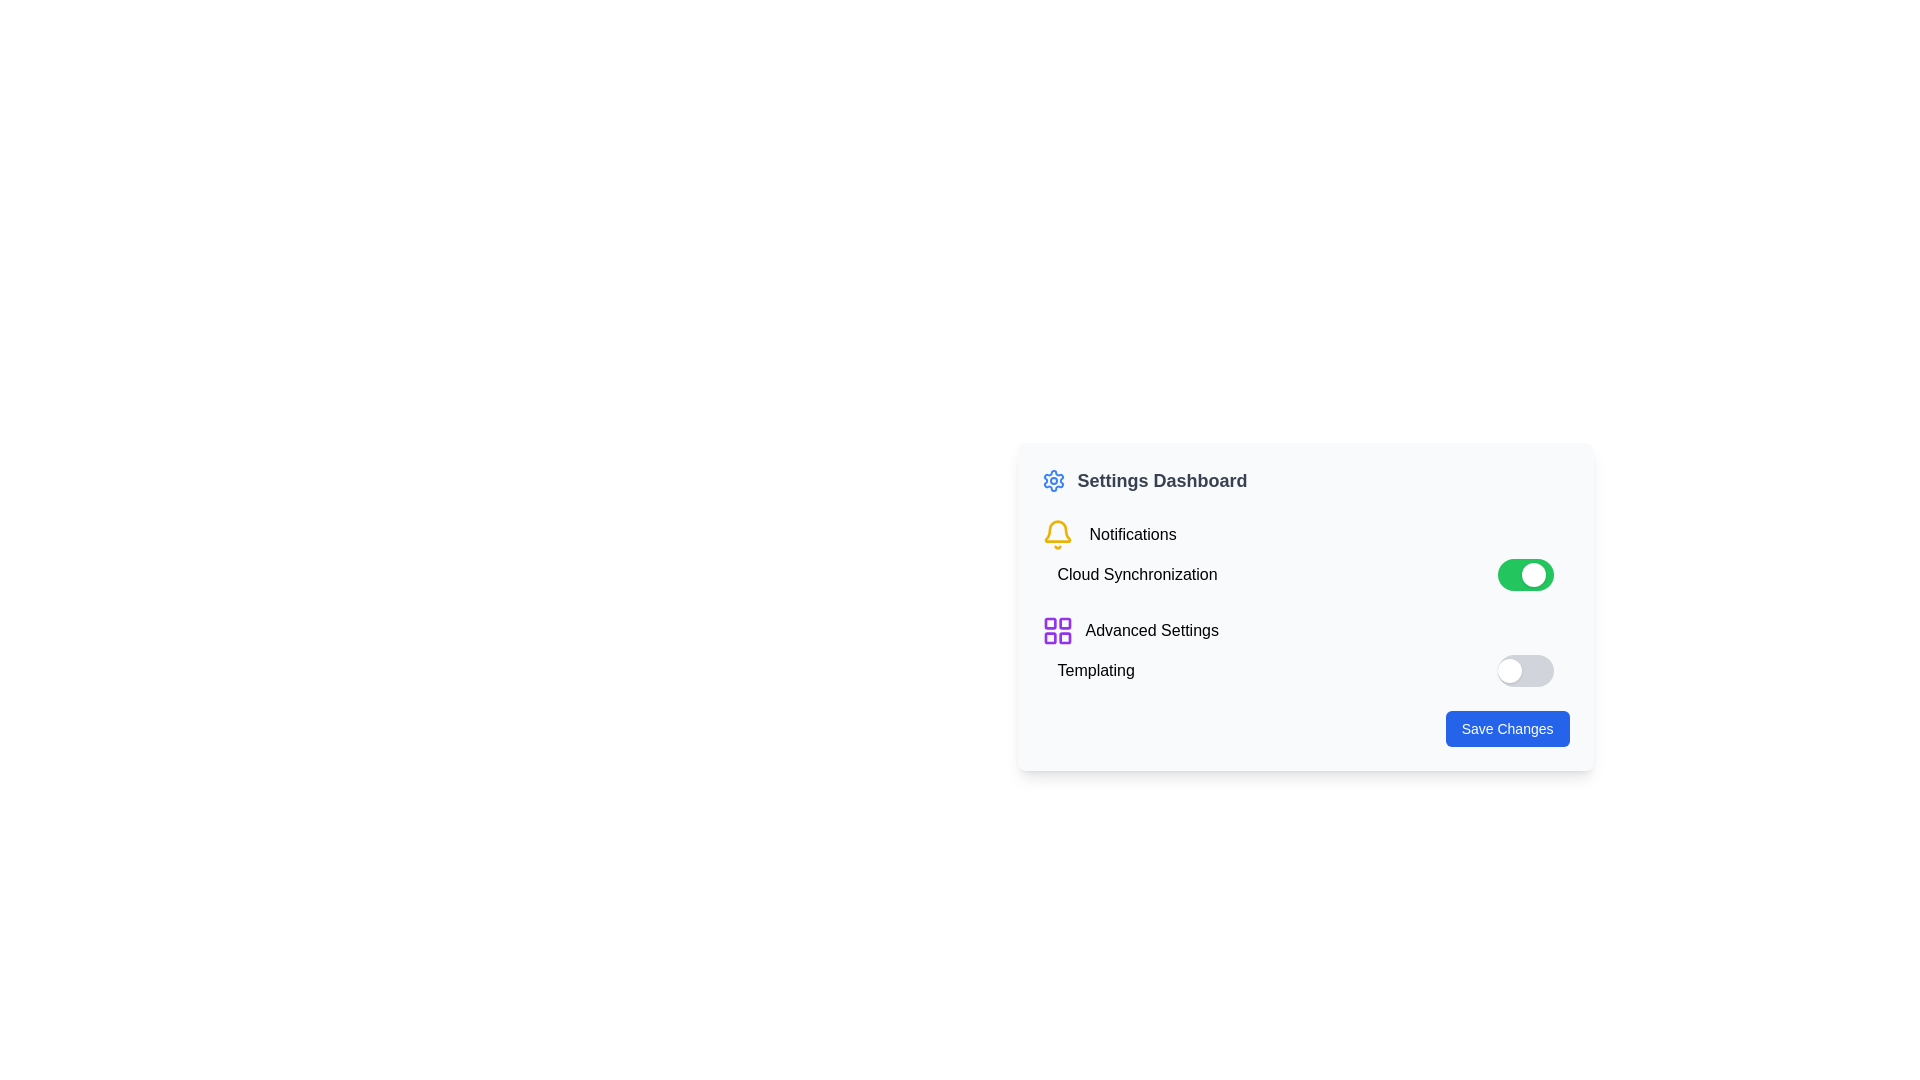 This screenshot has width=1920, height=1080. I want to click on the 'Save Changes' button, which is a rectangular button with a blue background and white text located at the bottom-right area of the settings panel, so click(1507, 729).